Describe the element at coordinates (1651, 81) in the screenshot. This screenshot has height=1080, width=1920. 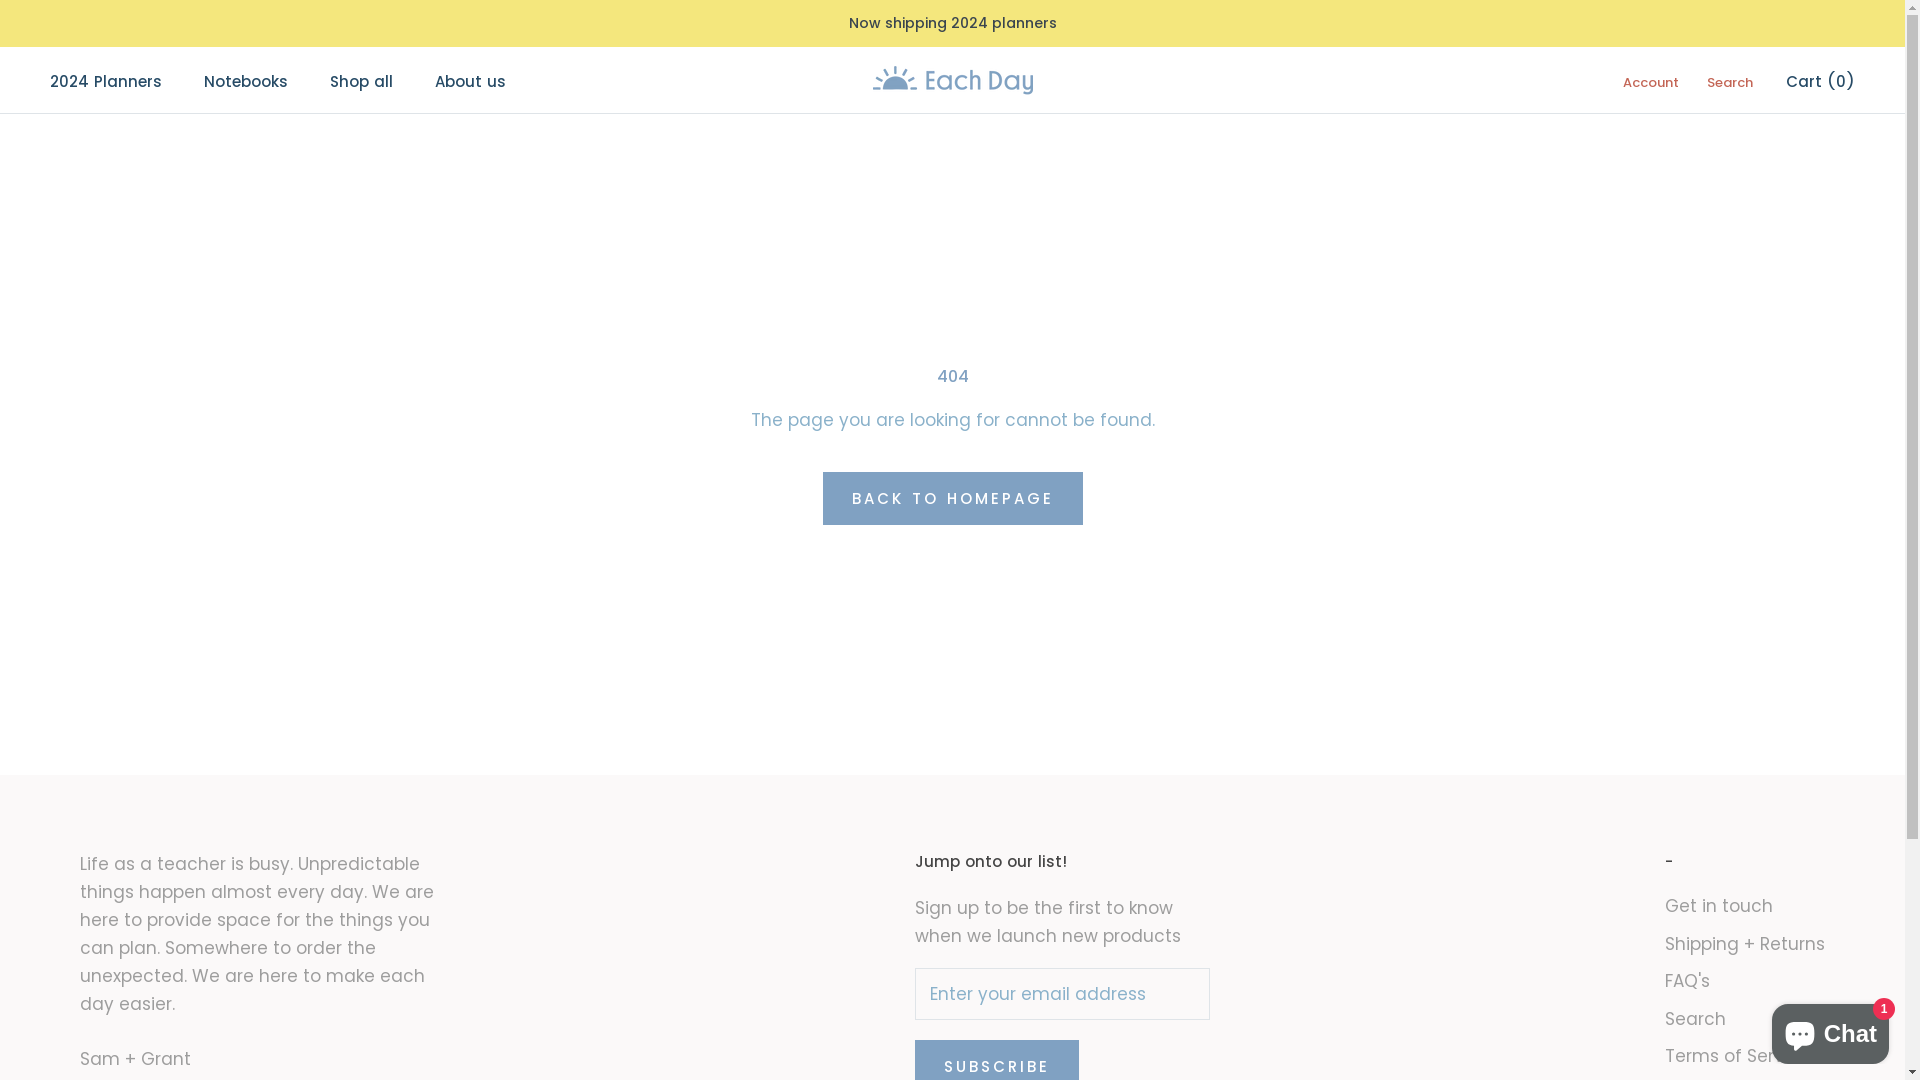
I see `'Account'` at that location.